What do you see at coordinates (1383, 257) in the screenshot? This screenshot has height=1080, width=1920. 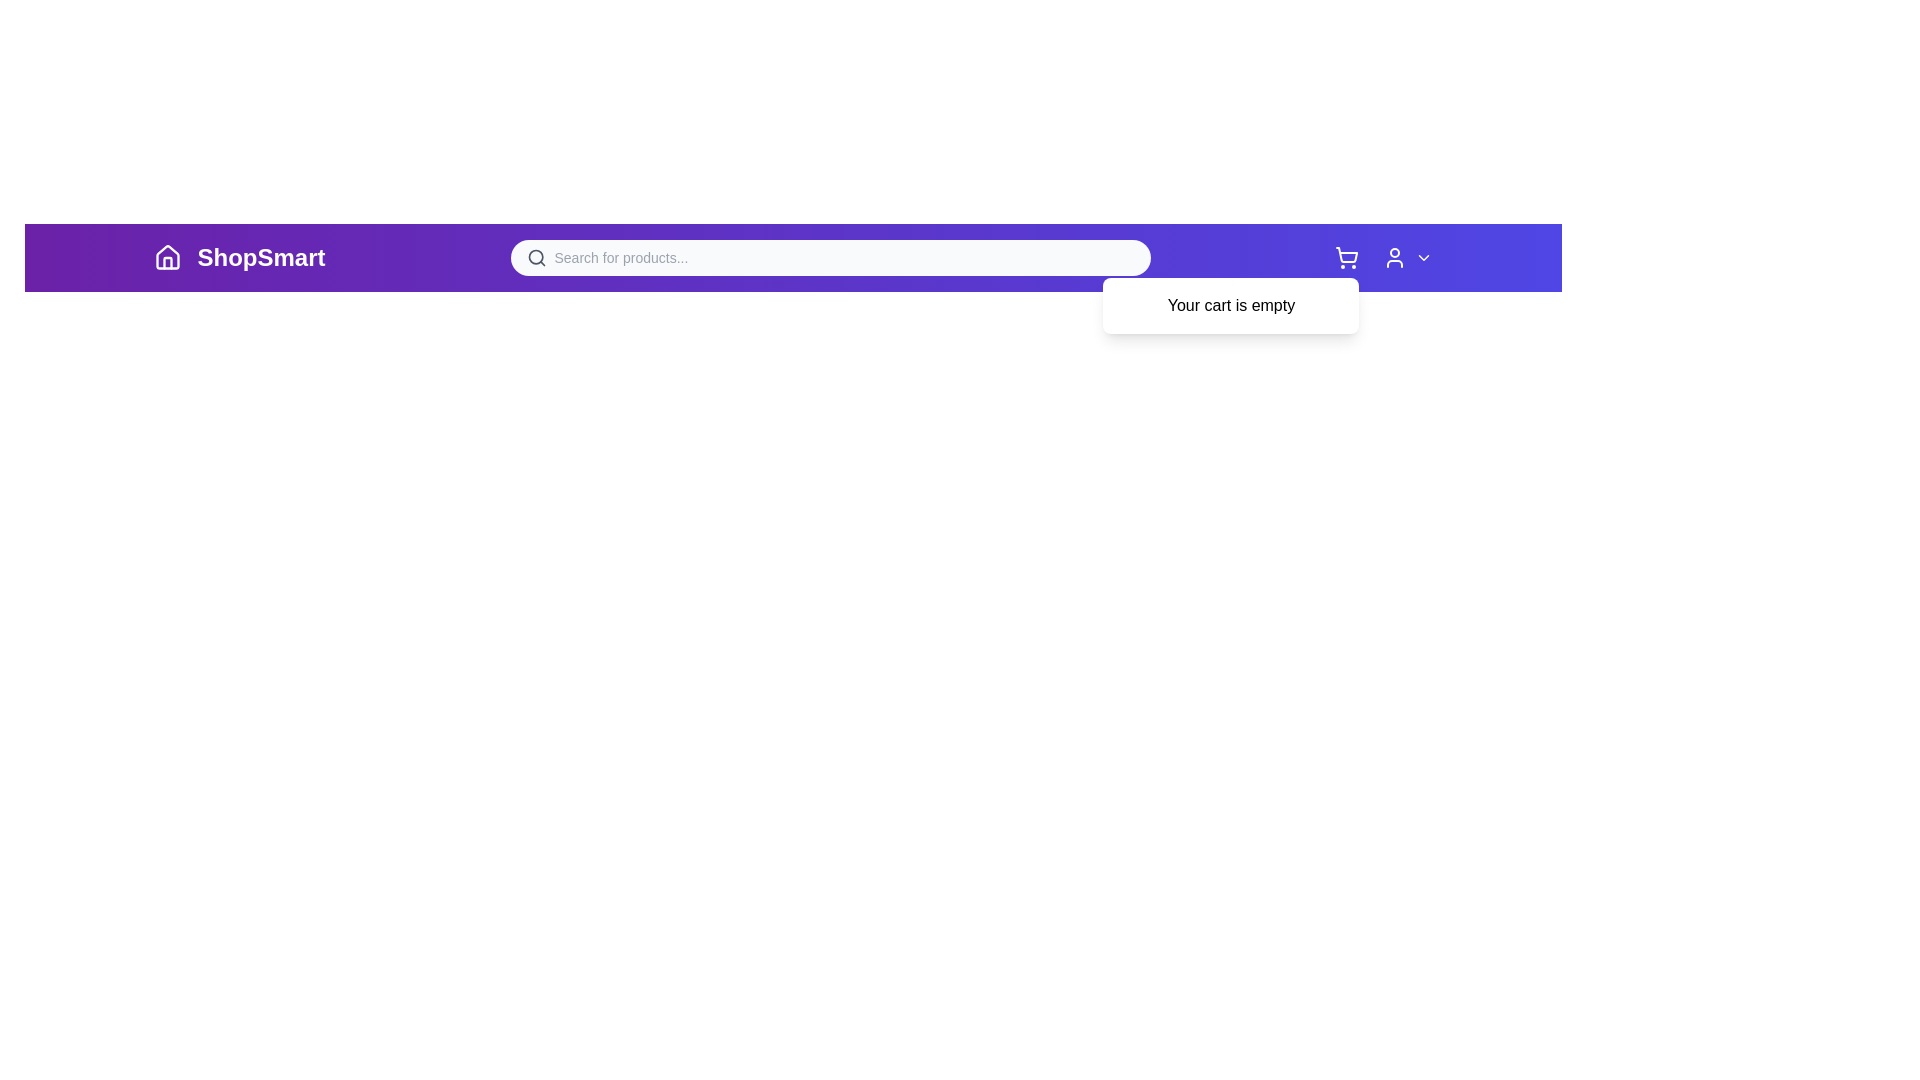 I see `the user account icon button represented by a human silhouette in a circle, located in the top-right corner of the navigation bar` at bounding box center [1383, 257].